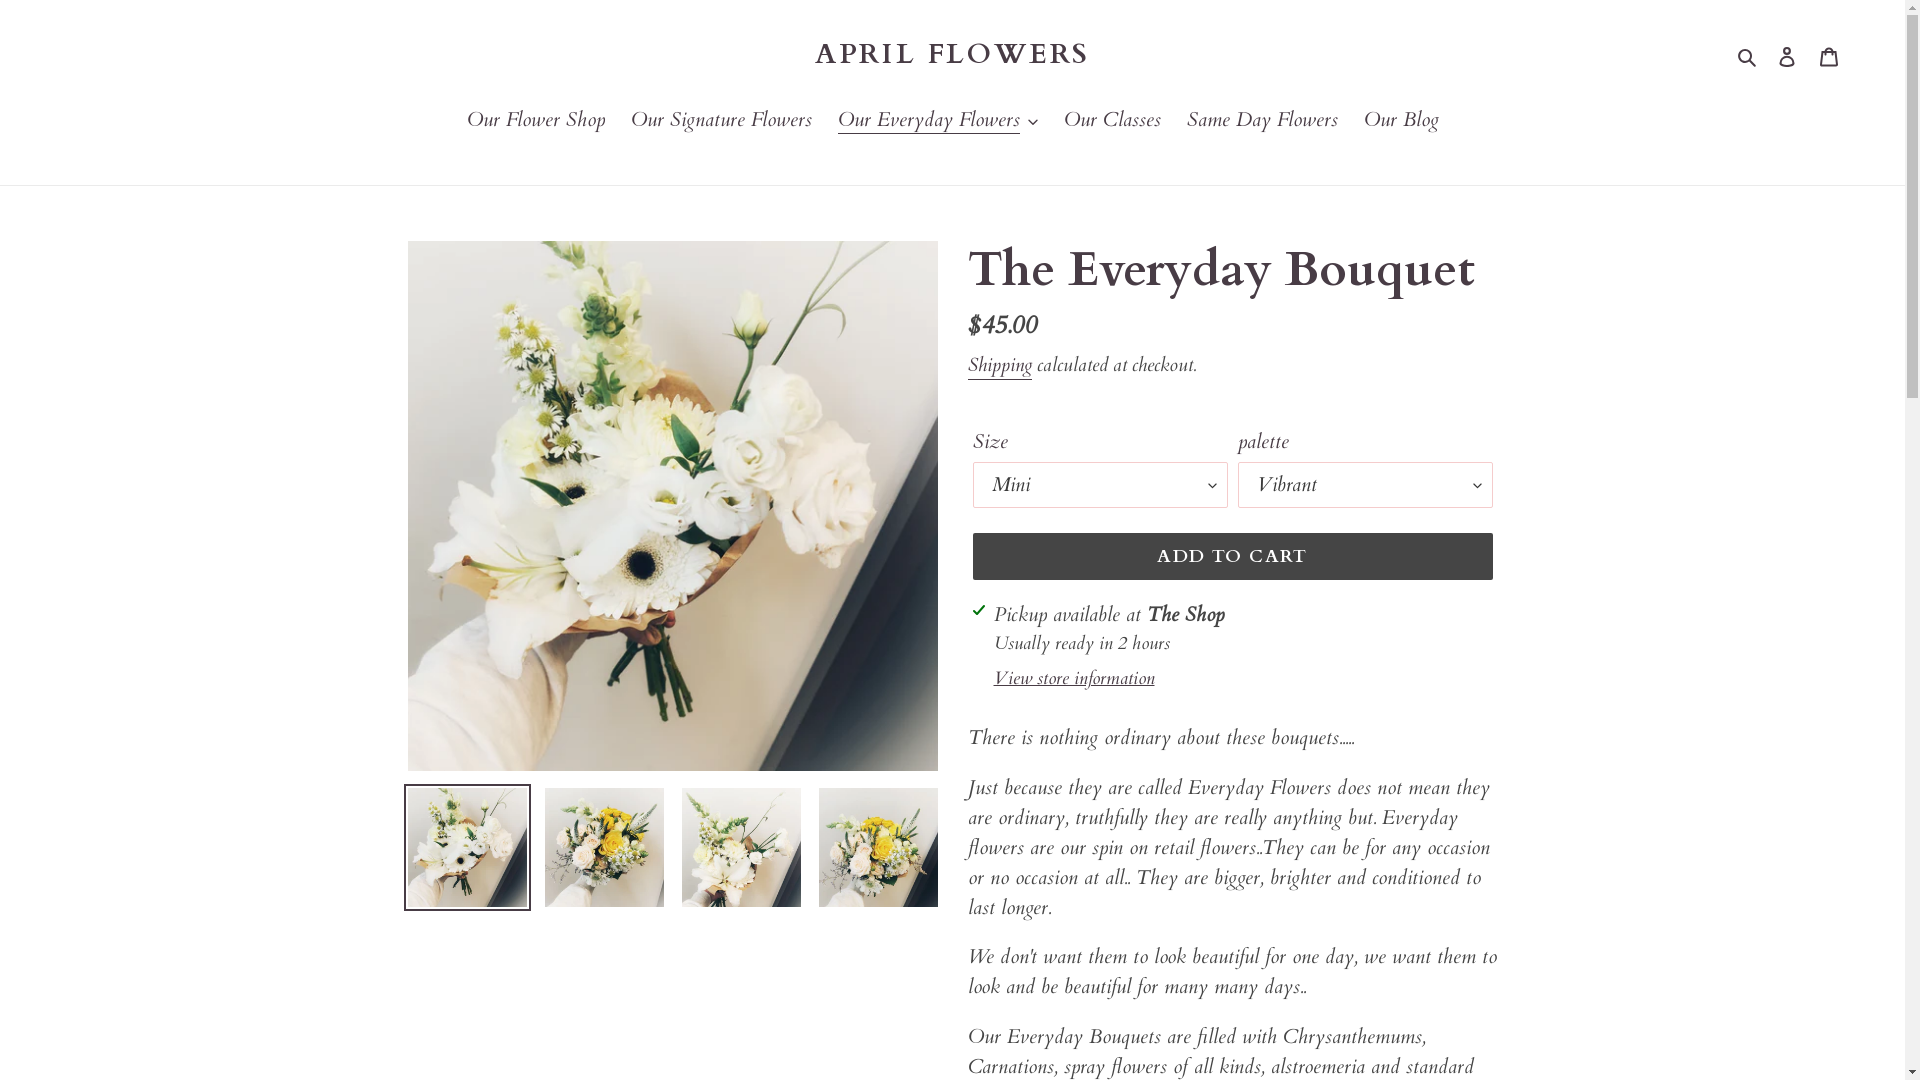 This screenshot has height=1080, width=1920. What do you see at coordinates (968, 366) in the screenshot?
I see `'Shipping'` at bounding box center [968, 366].